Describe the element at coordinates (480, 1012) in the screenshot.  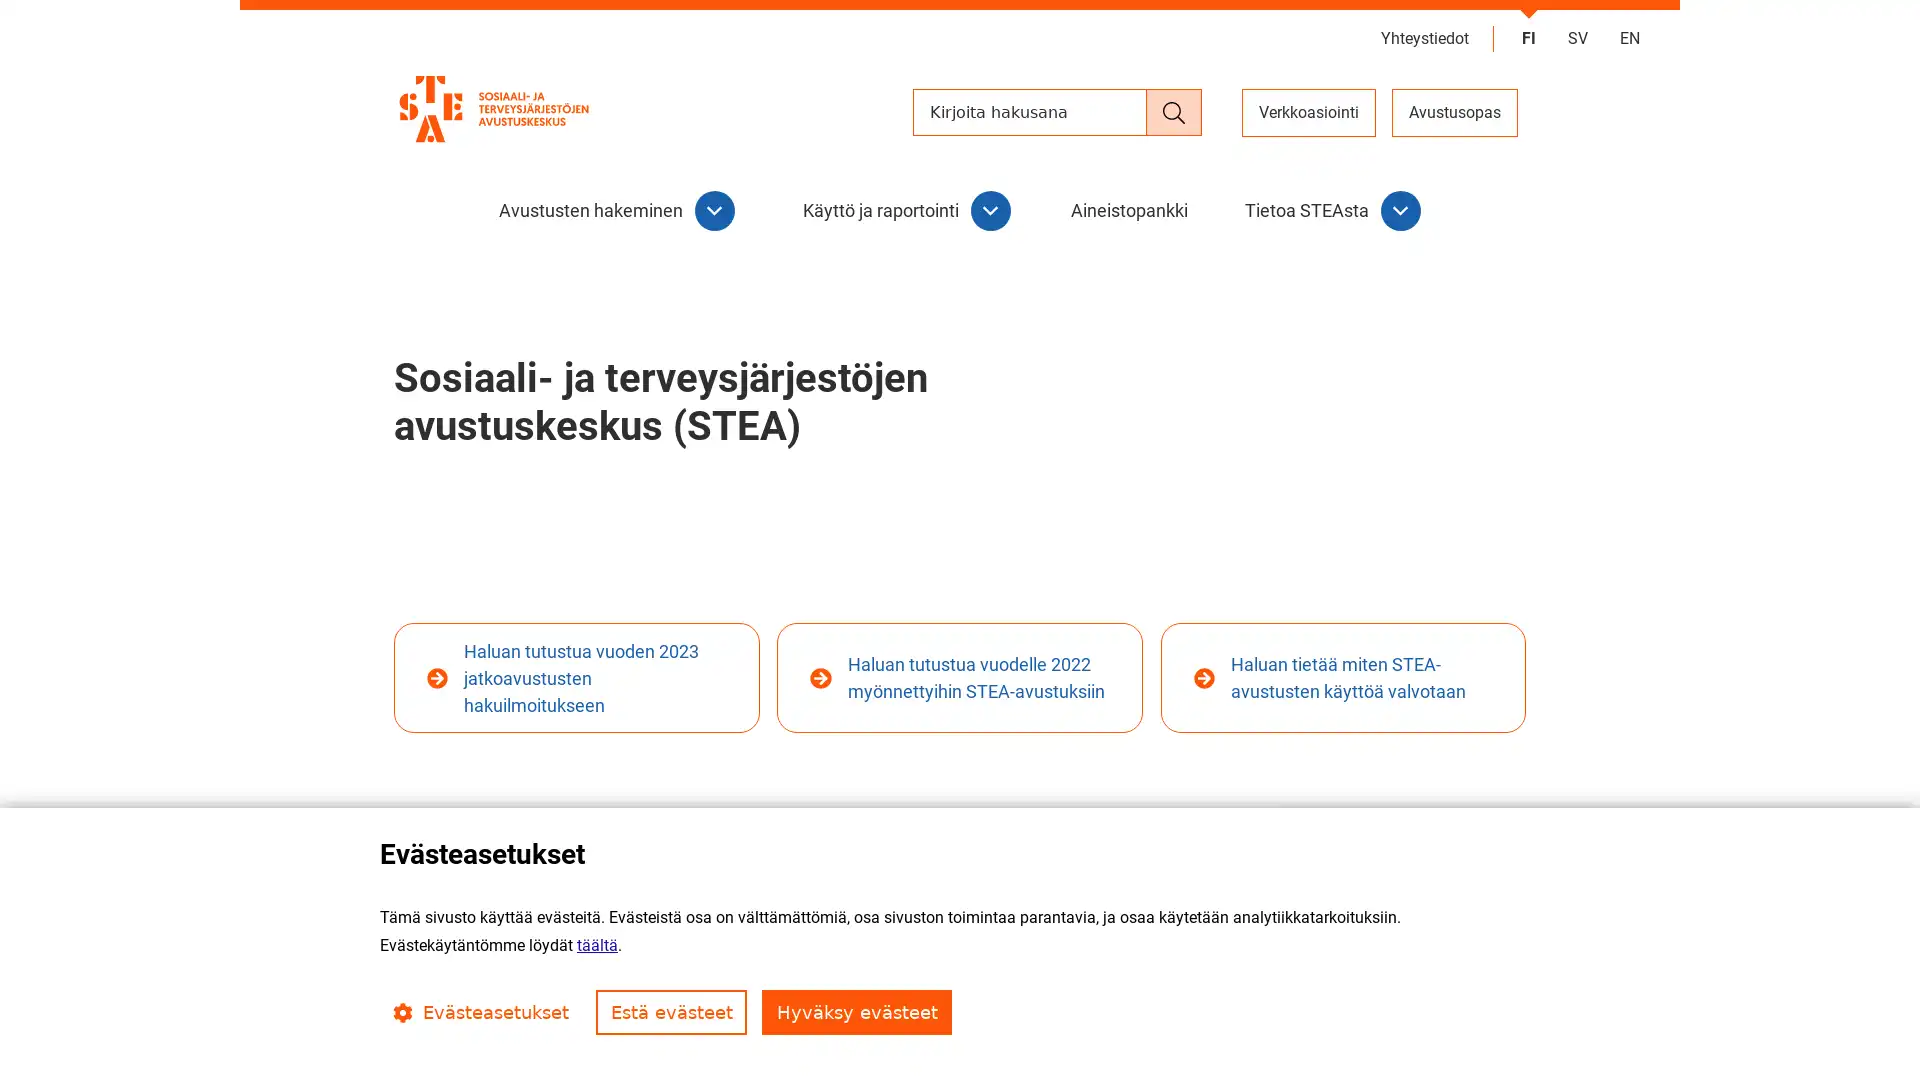
I see `Evasteasetukset` at that location.